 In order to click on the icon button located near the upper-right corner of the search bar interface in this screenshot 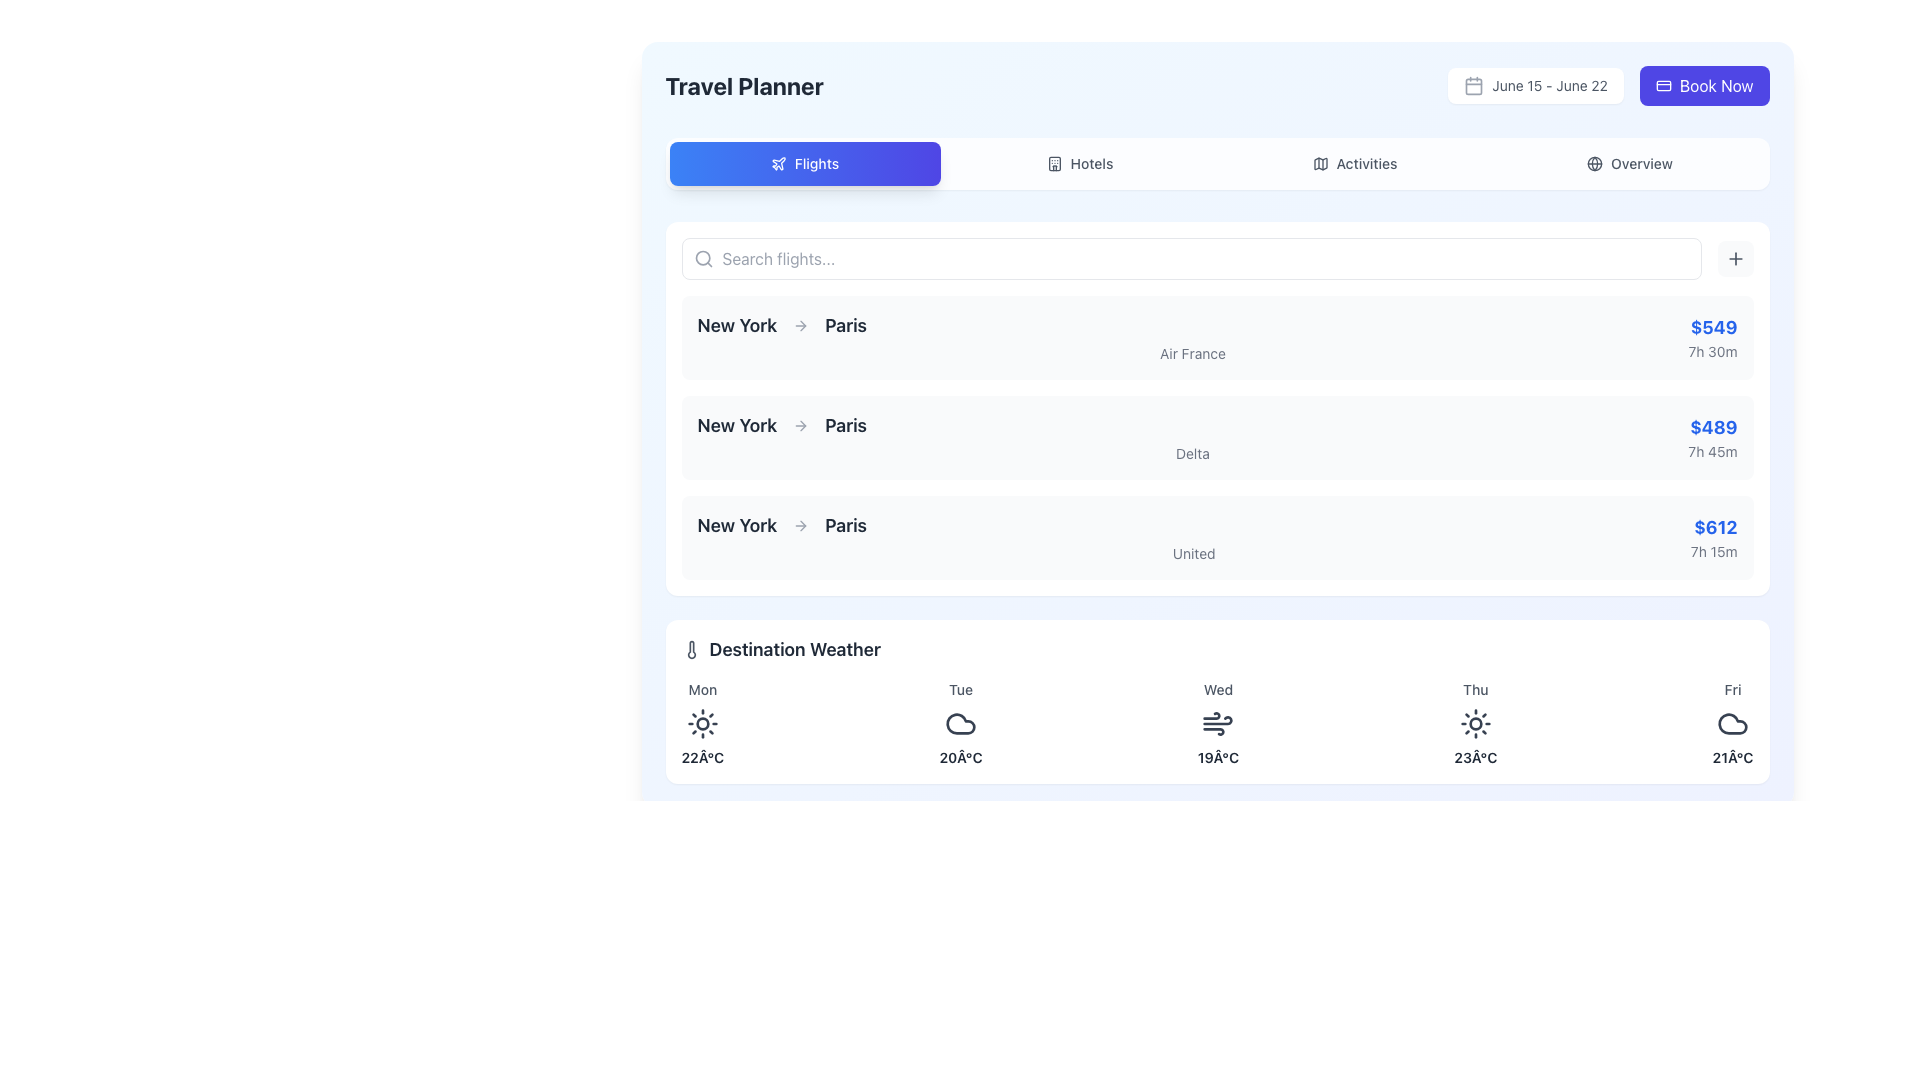, I will do `click(1734, 257)`.